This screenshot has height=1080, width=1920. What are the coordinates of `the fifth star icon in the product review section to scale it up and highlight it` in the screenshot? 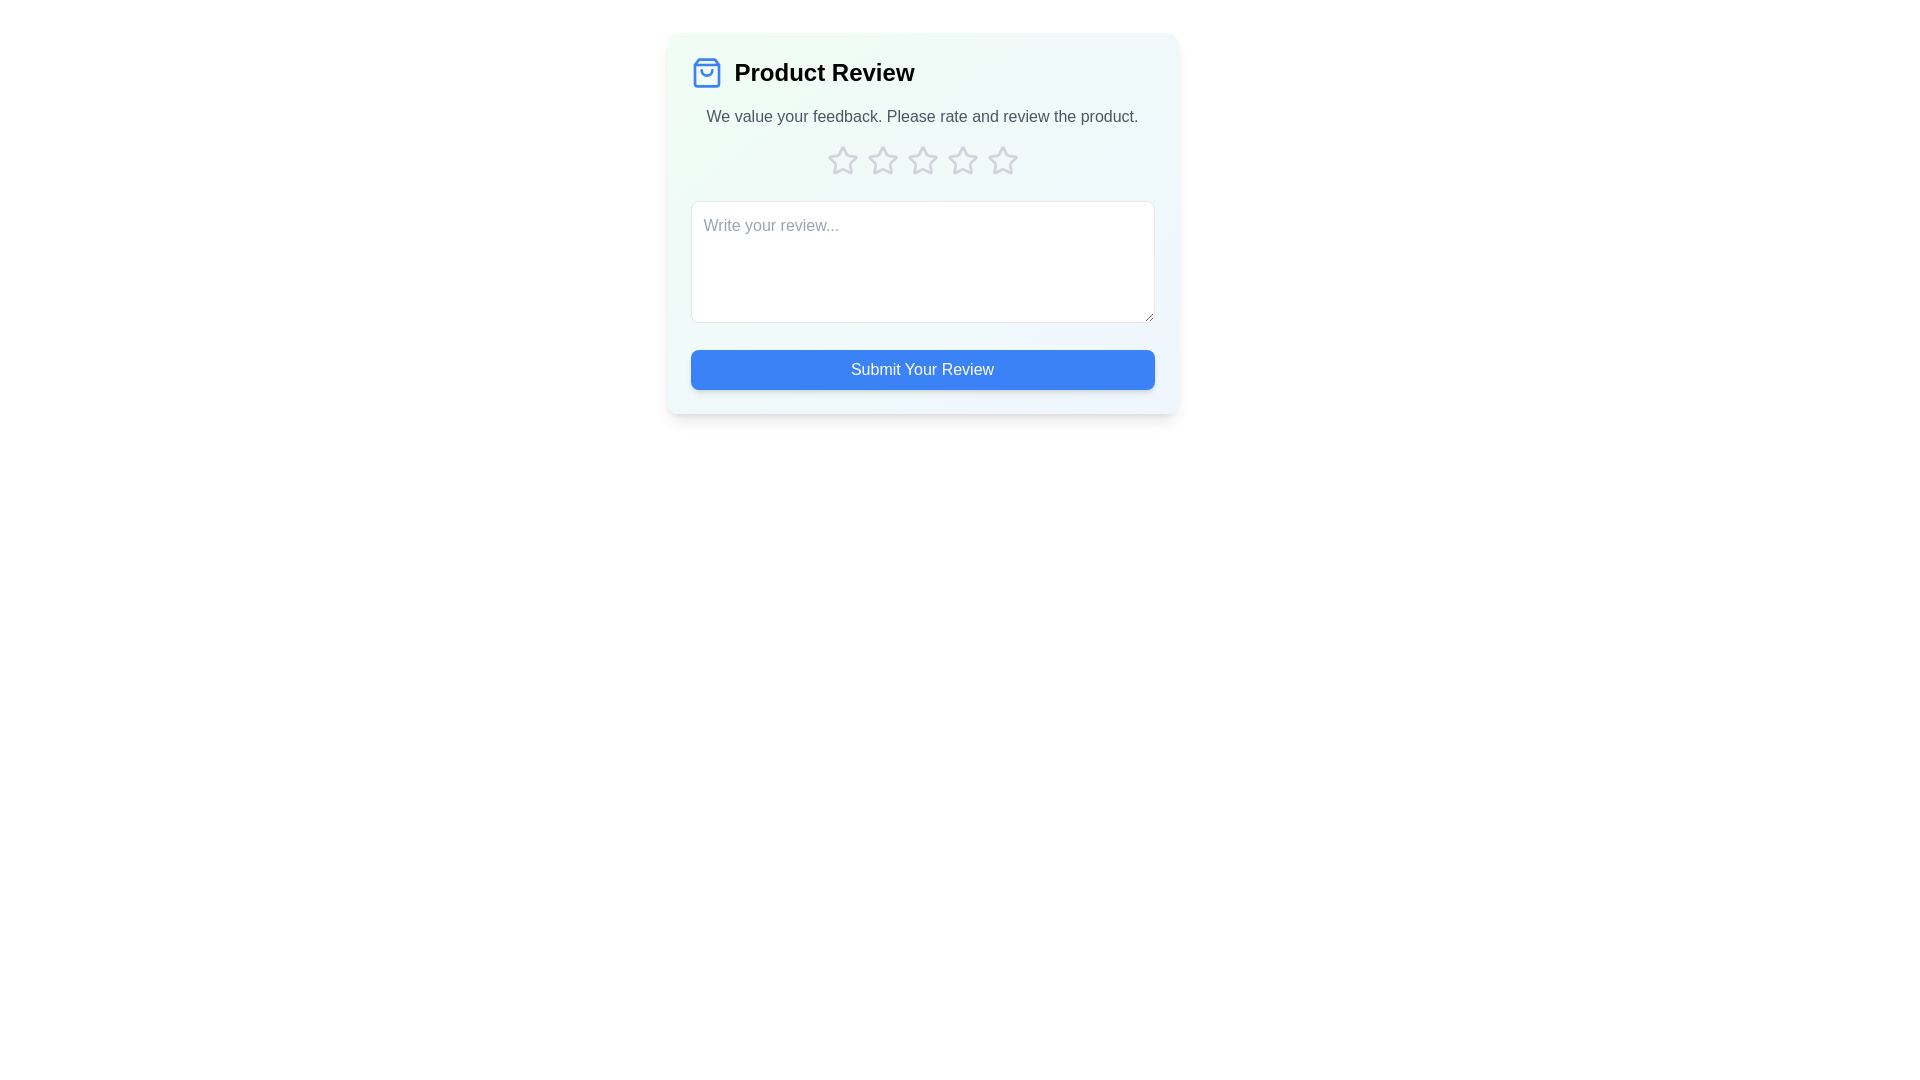 It's located at (1002, 160).